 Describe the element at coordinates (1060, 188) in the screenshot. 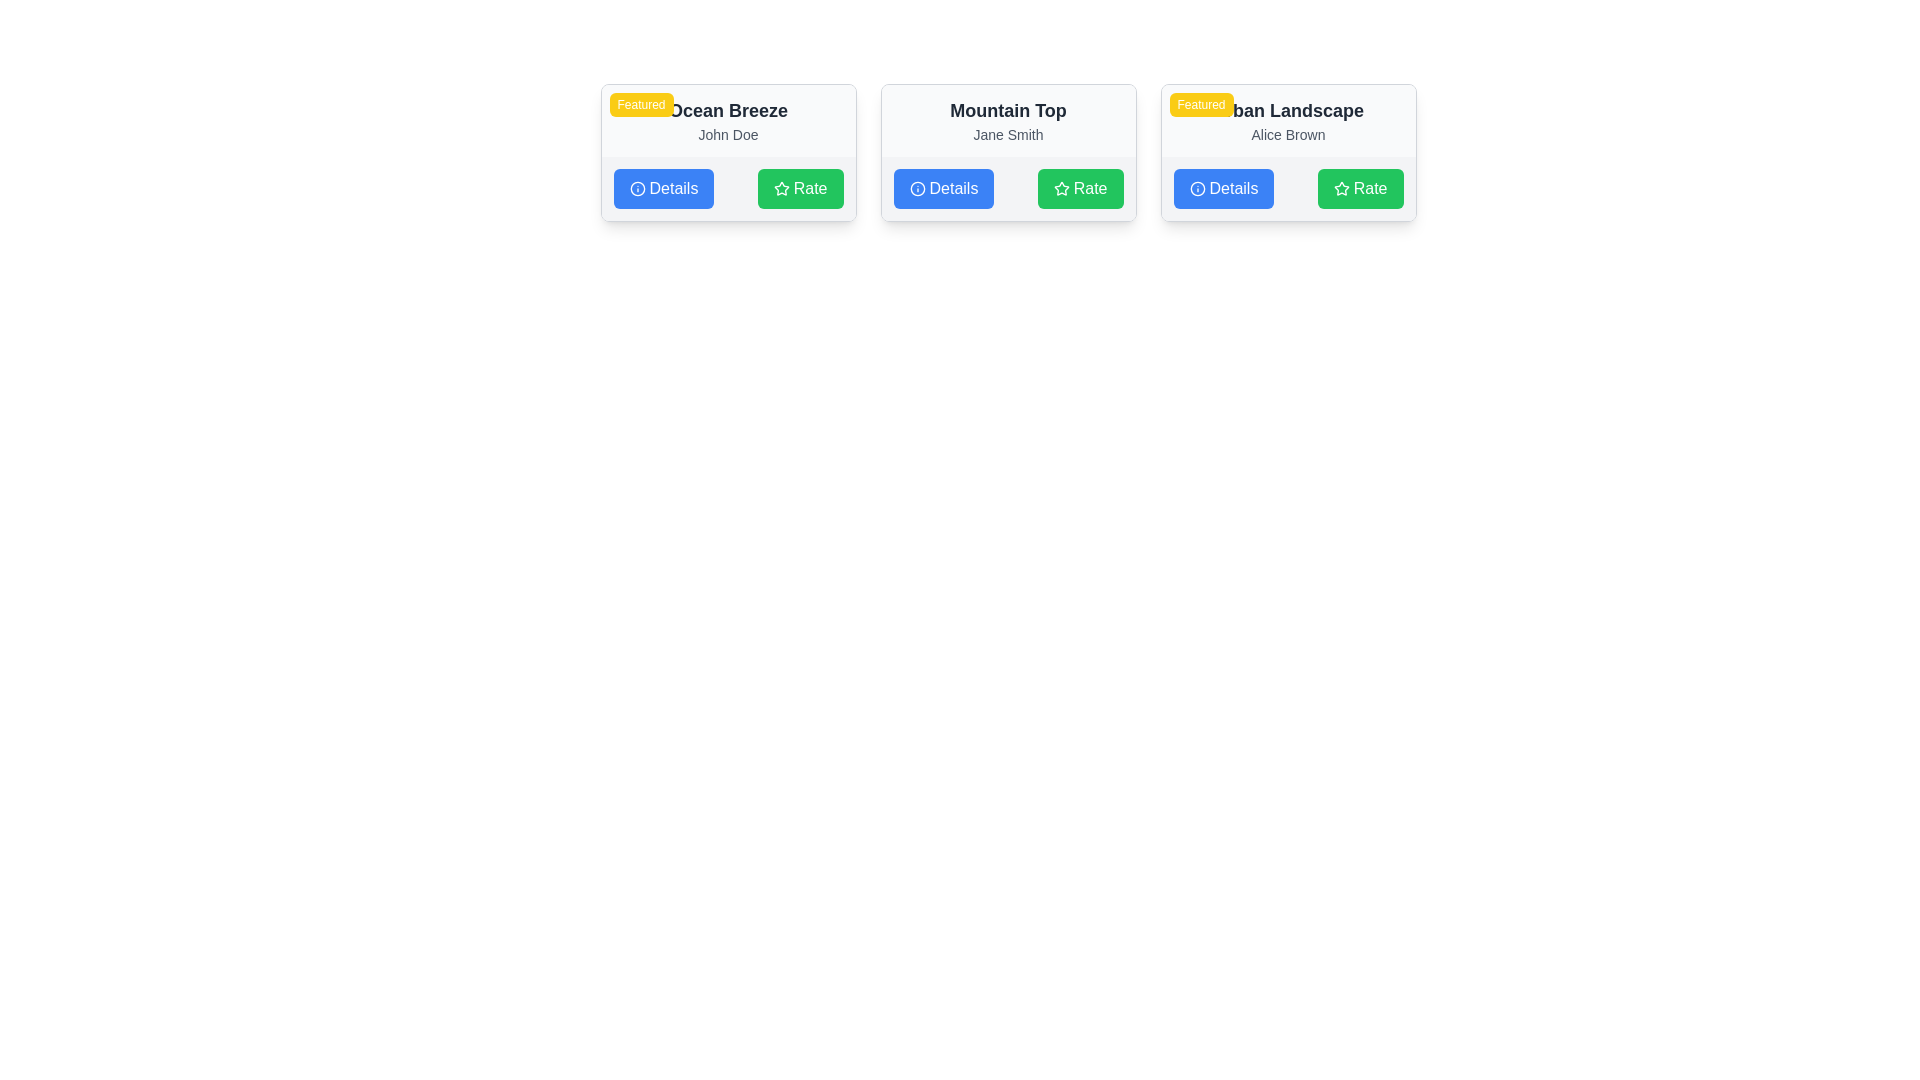

I see `the star icon within the green 'Rate' button on the second card titled 'Mountain Top'` at that location.